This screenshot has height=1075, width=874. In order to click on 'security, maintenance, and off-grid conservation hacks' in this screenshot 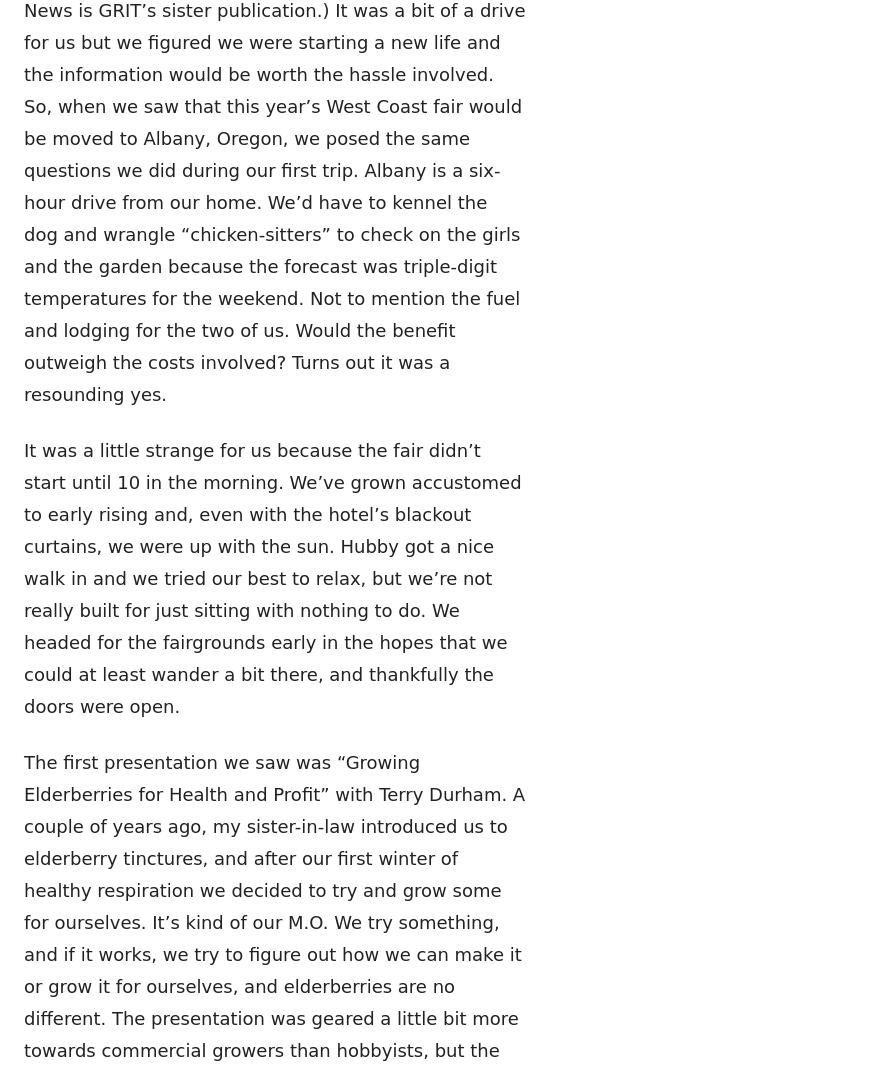, I will do `click(500, 217)`.